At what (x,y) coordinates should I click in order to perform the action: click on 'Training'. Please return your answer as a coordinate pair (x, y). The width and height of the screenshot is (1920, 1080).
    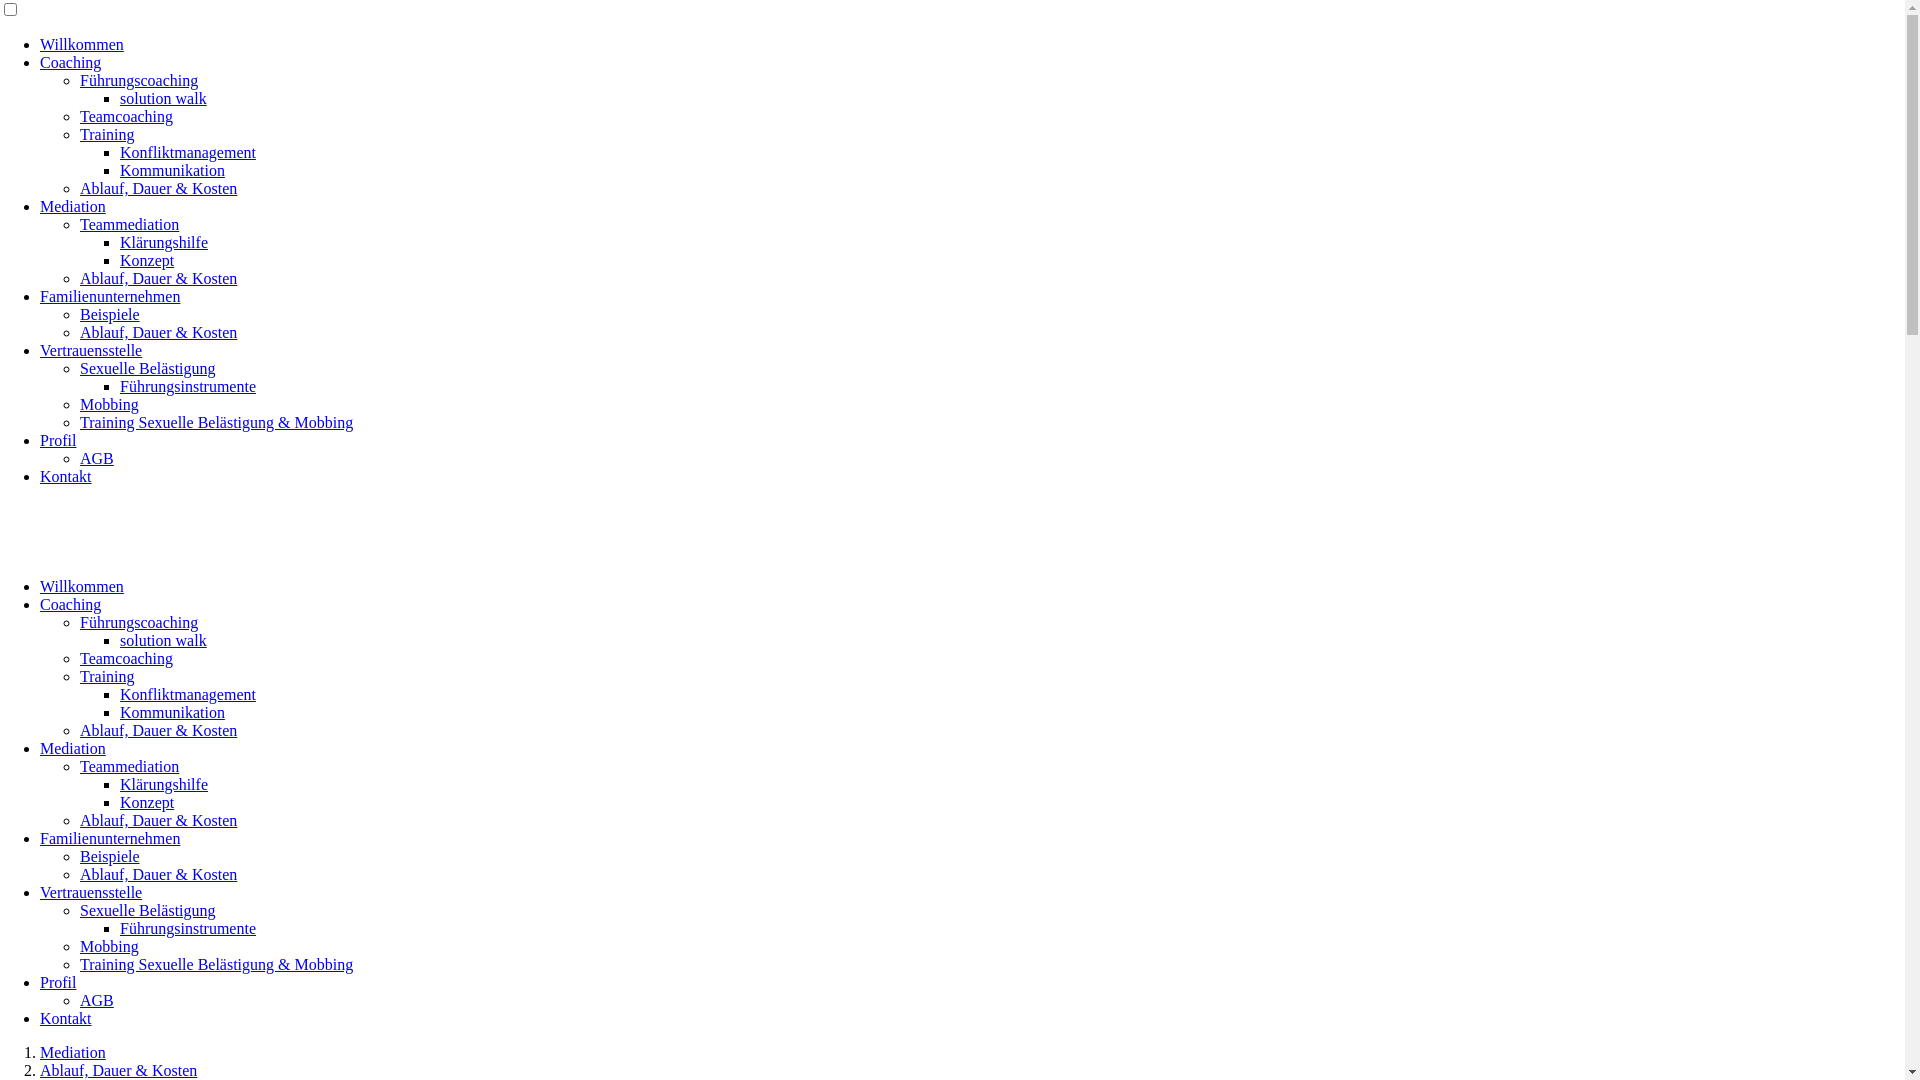
    Looking at the image, I should click on (106, 134).